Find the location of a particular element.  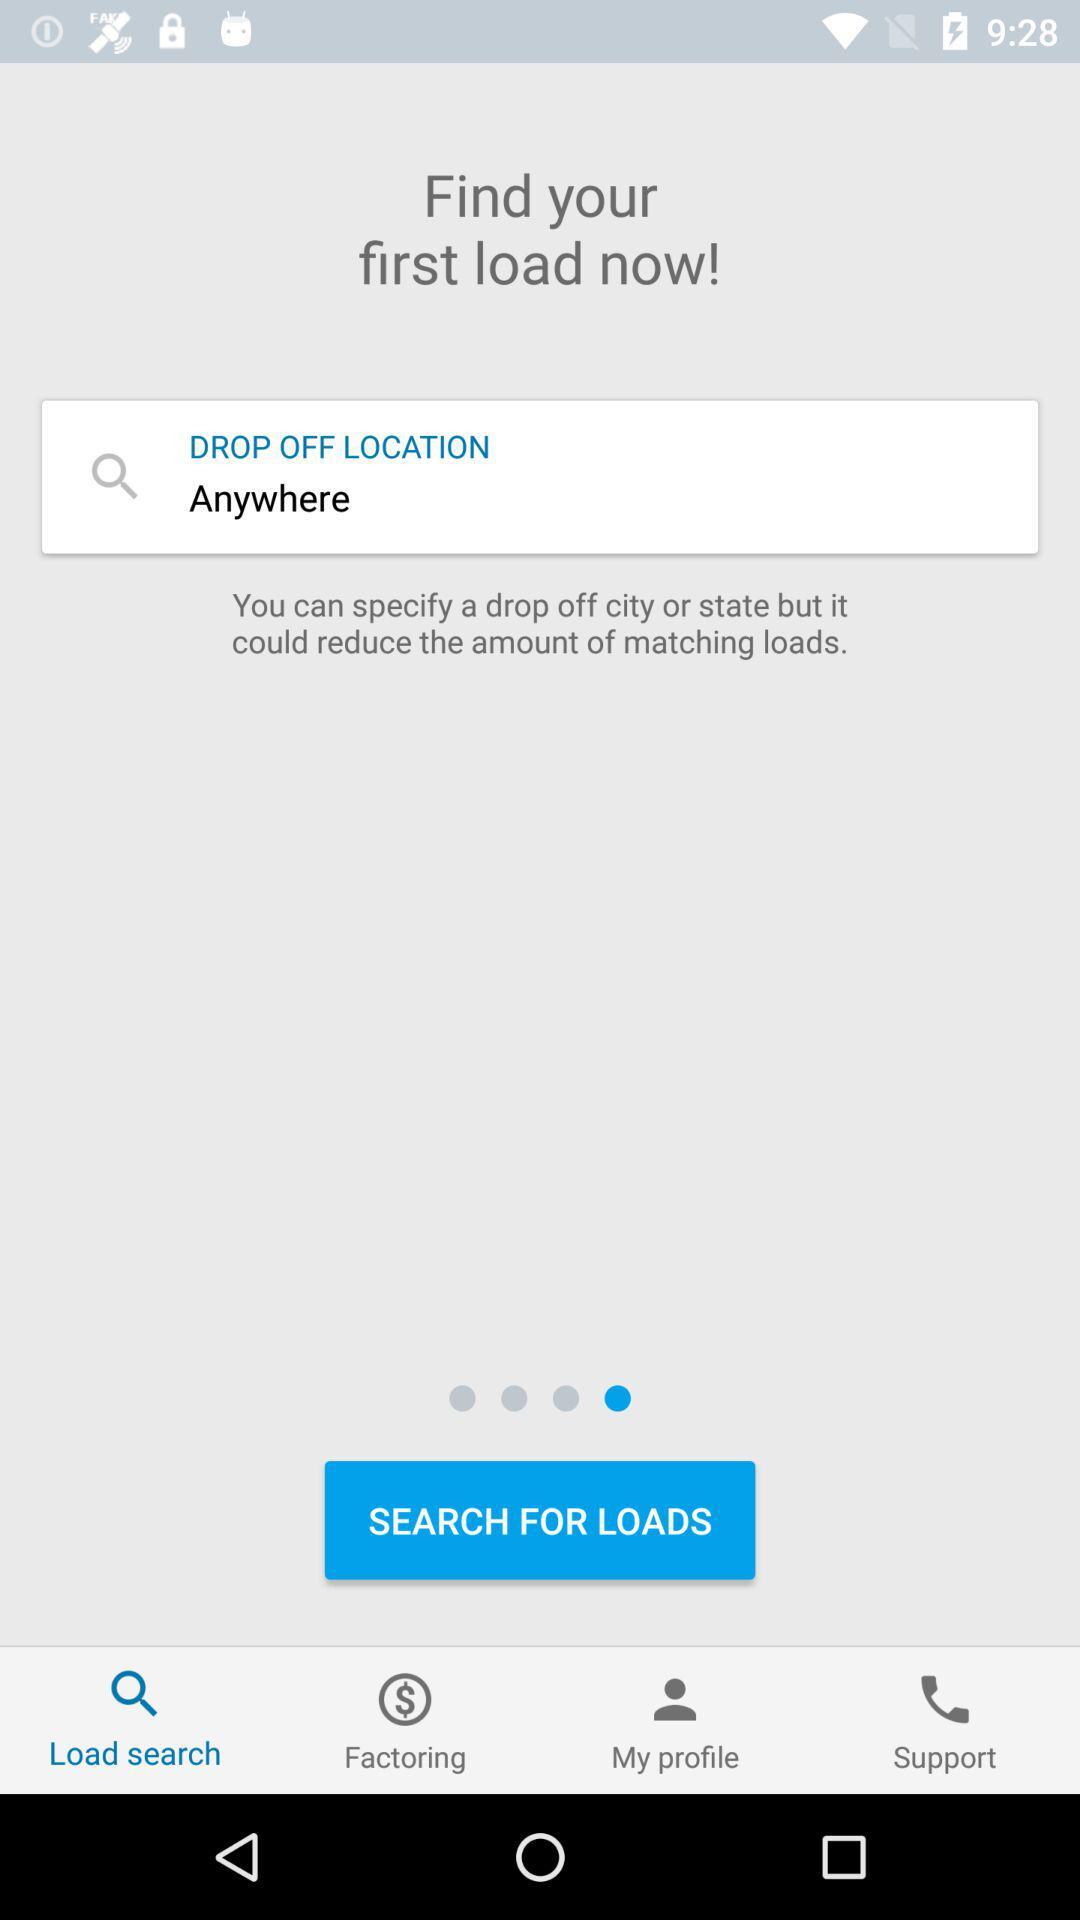

the icon next to factoring icon is located at coordinates (135, 1719).